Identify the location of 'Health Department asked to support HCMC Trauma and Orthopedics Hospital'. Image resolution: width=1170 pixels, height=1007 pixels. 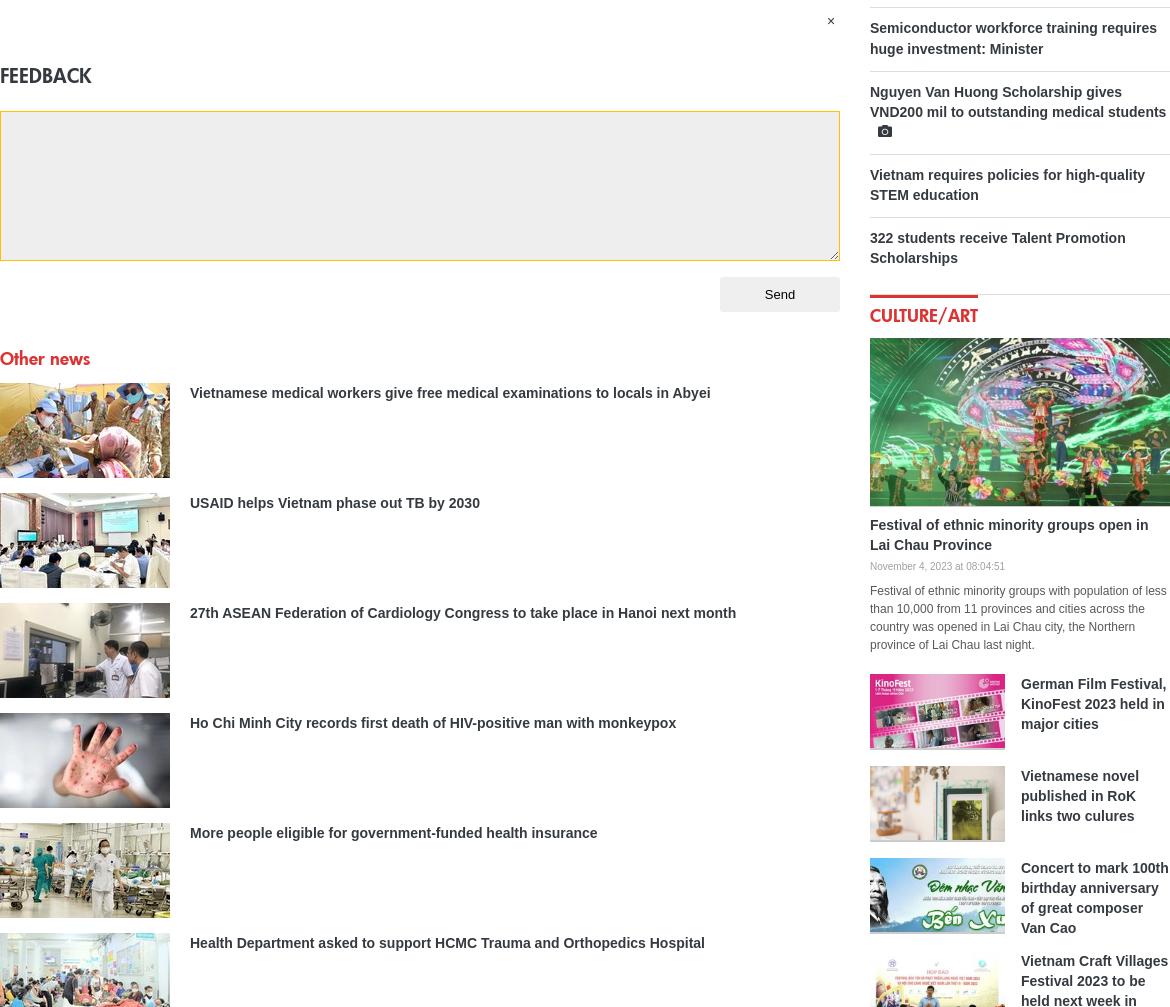
(189, 941).